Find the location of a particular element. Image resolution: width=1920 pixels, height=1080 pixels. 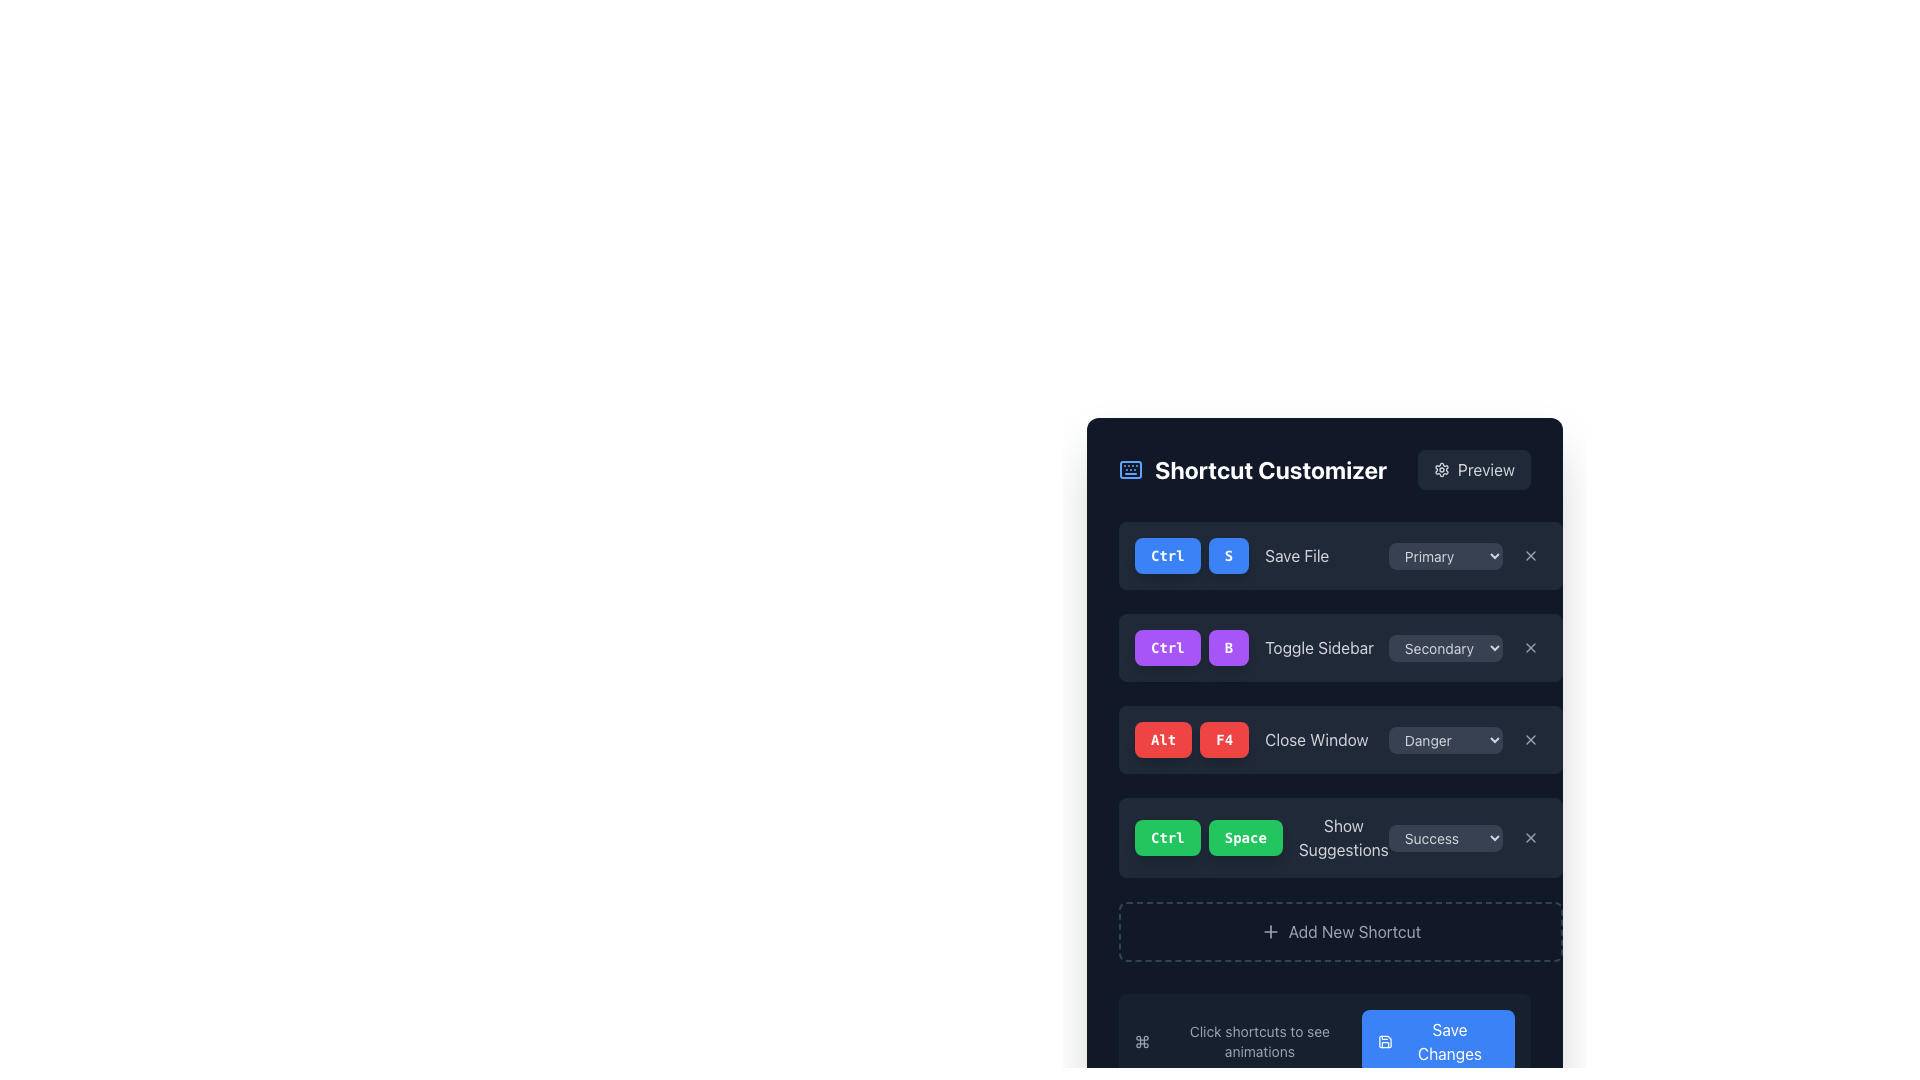

the static representation of the 'Ctrl' key in the Shortcut Customizer section is located at coordinates (1167, 555).